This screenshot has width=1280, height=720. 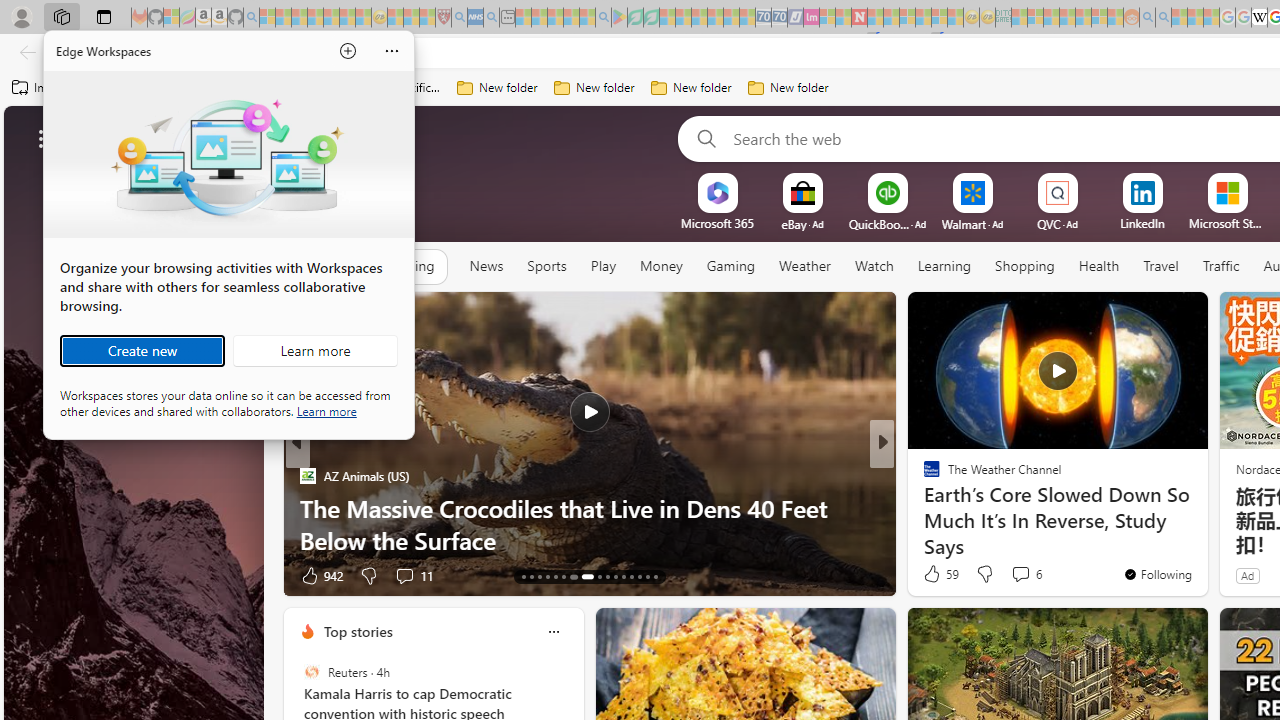 I want to click on 'Rarest.org', so click(x=922, y=506).